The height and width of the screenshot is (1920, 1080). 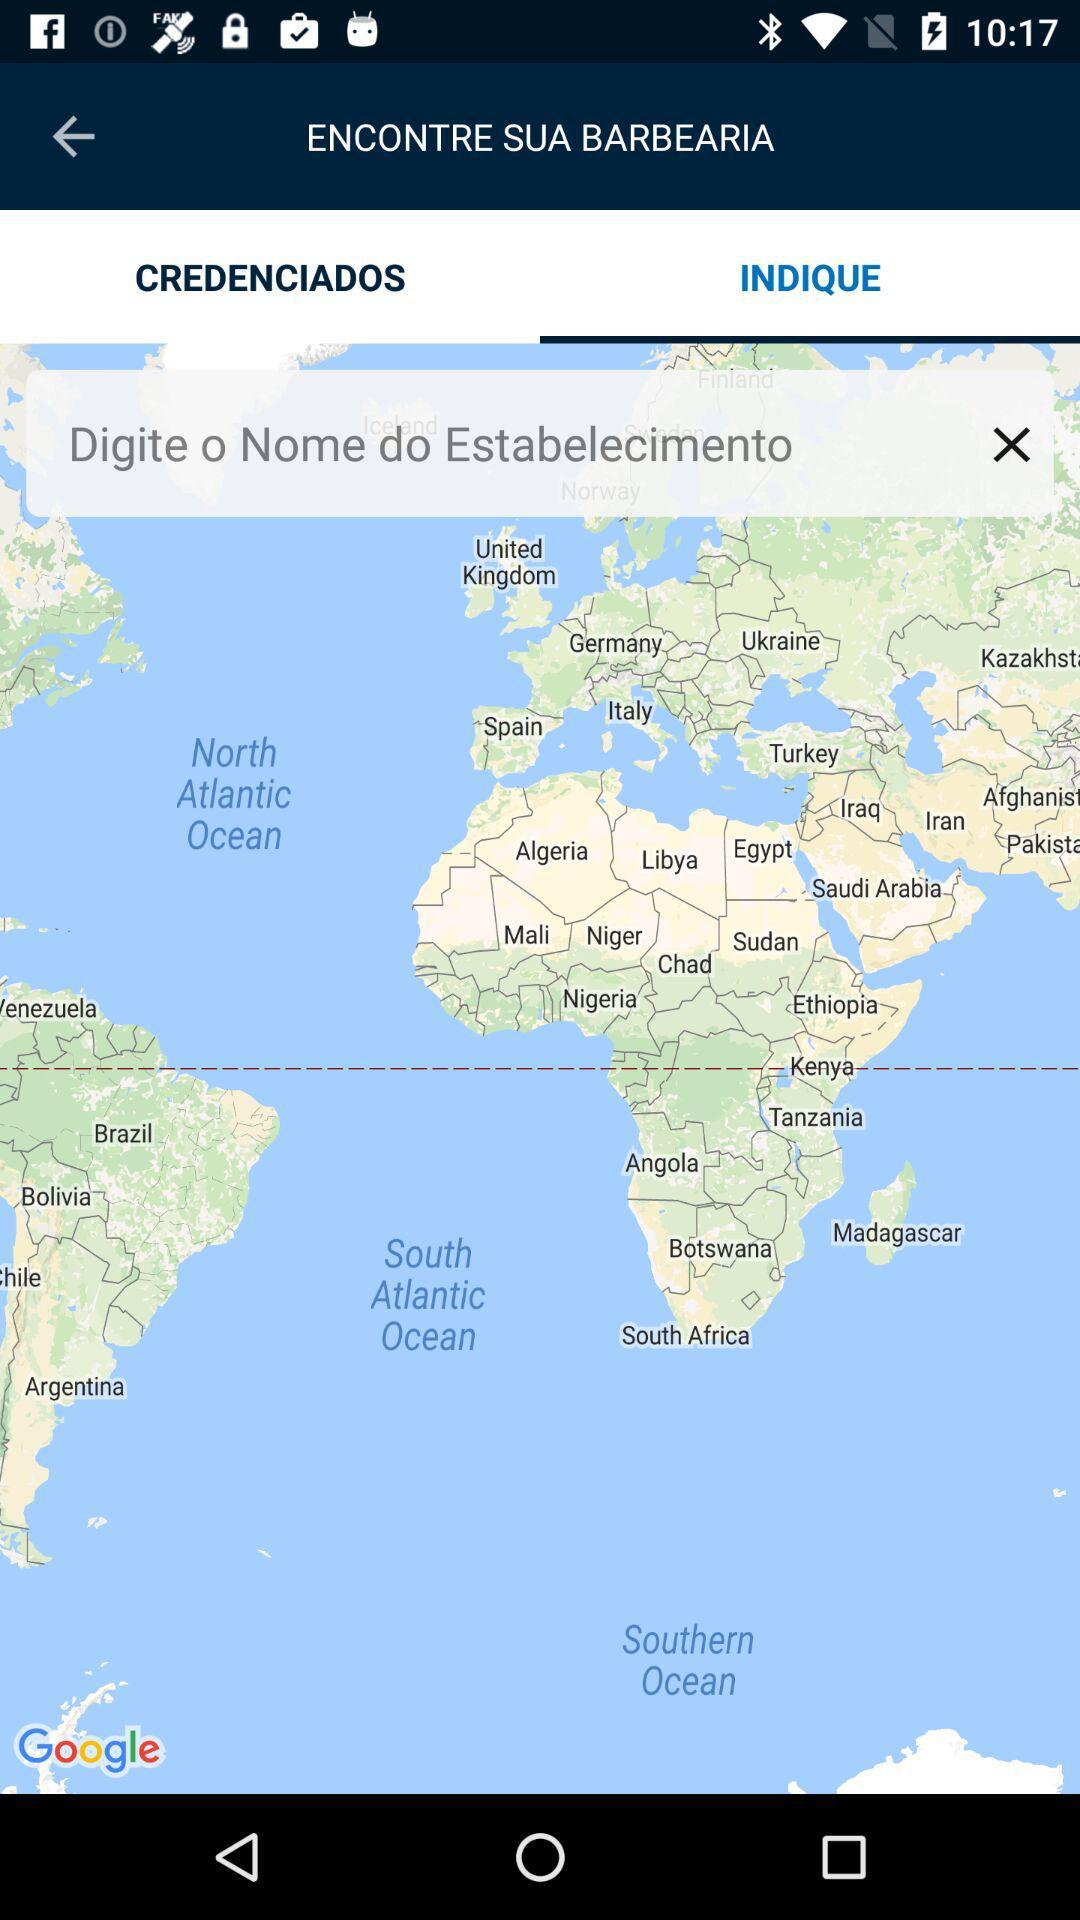 What do you see at coordinates (72, 135) in the screenshot?
I see `the app above credenciados app` at bounding box center [72, 135].